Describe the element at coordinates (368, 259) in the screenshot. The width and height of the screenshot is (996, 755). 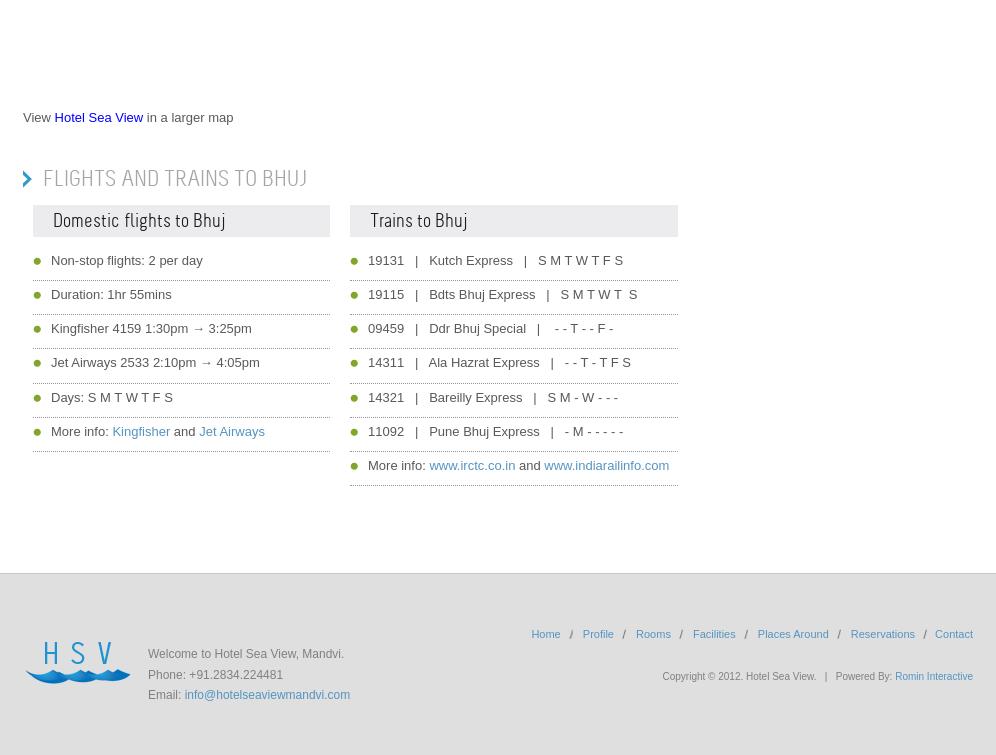
I see `'19131   |   Kutch Express   
						|   S M T W T F S'` at that location.